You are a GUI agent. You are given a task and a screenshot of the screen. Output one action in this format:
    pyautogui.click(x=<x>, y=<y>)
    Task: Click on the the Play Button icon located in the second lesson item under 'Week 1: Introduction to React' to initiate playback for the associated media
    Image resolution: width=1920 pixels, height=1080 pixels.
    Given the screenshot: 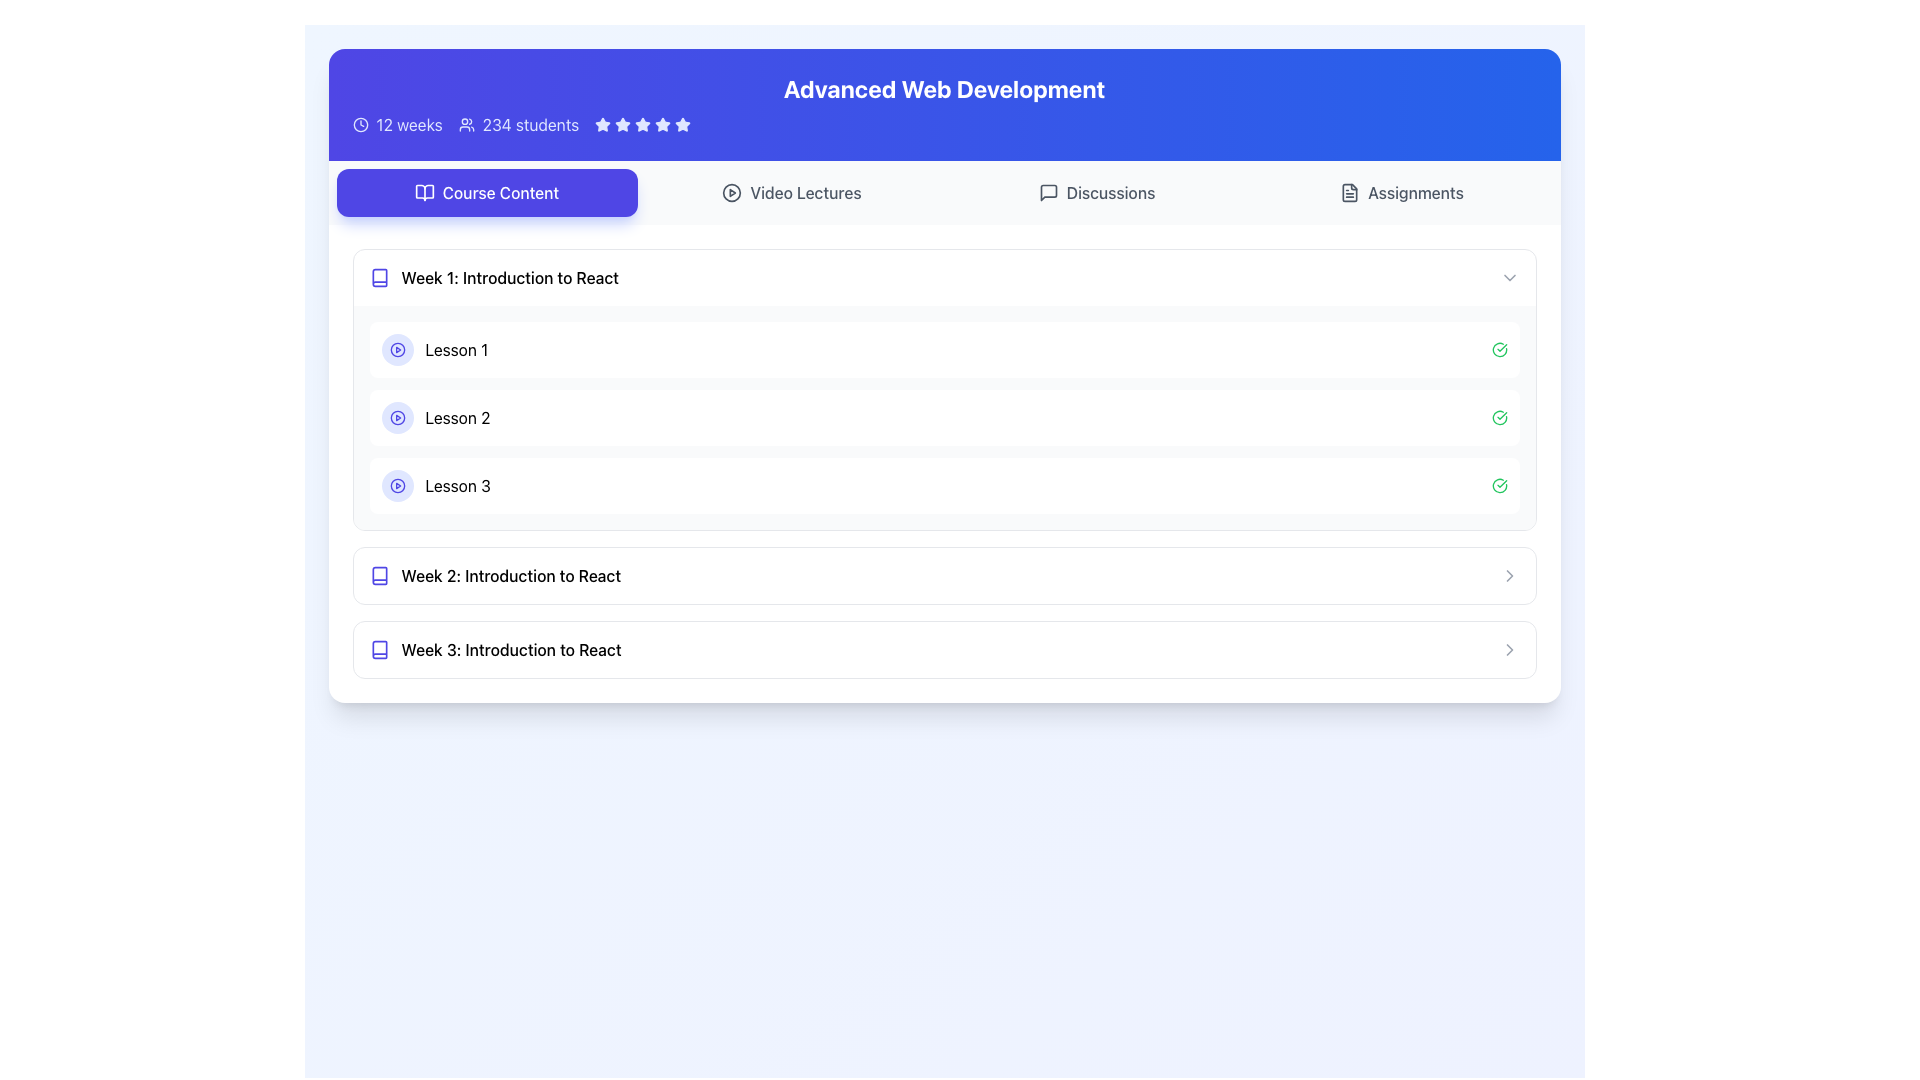 What is the action you would take?
    pyautogui.click(x=397, y=416)
    